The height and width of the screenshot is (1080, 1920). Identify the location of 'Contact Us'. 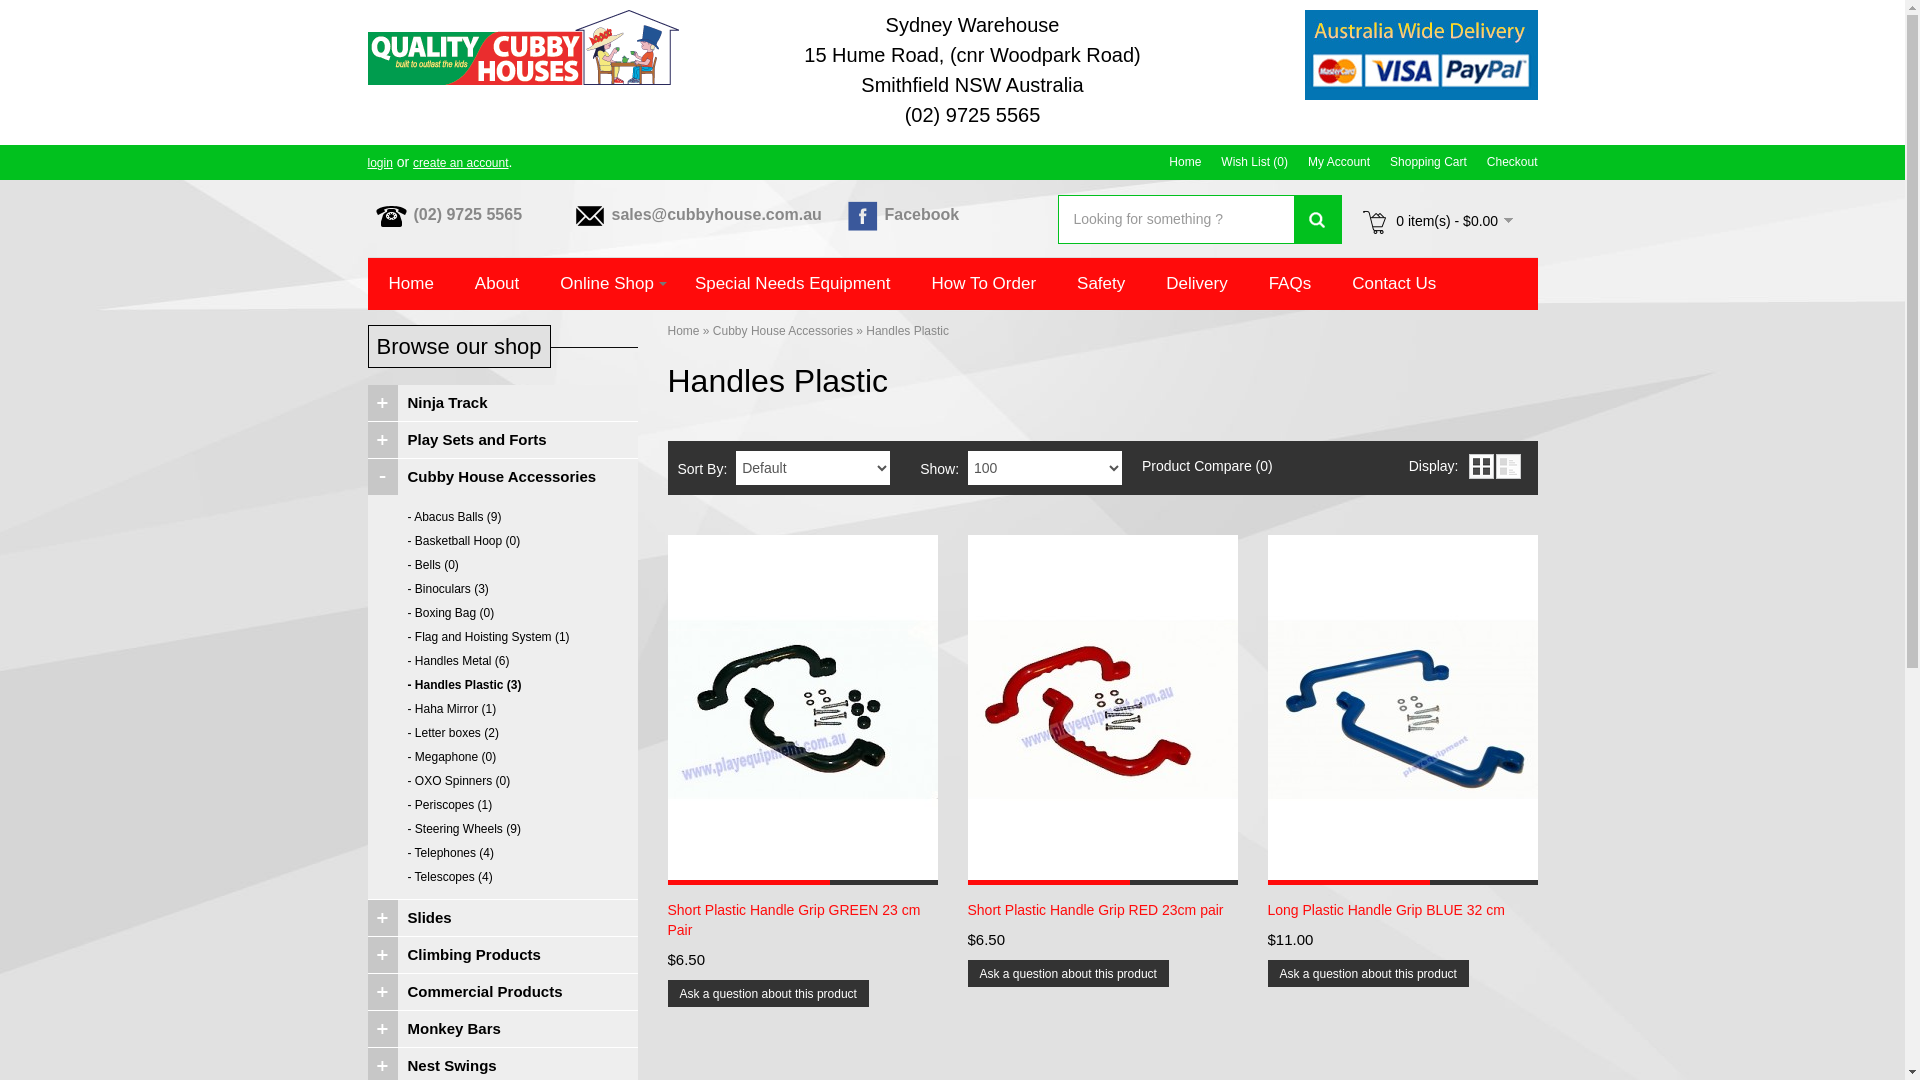
(1393, 284).